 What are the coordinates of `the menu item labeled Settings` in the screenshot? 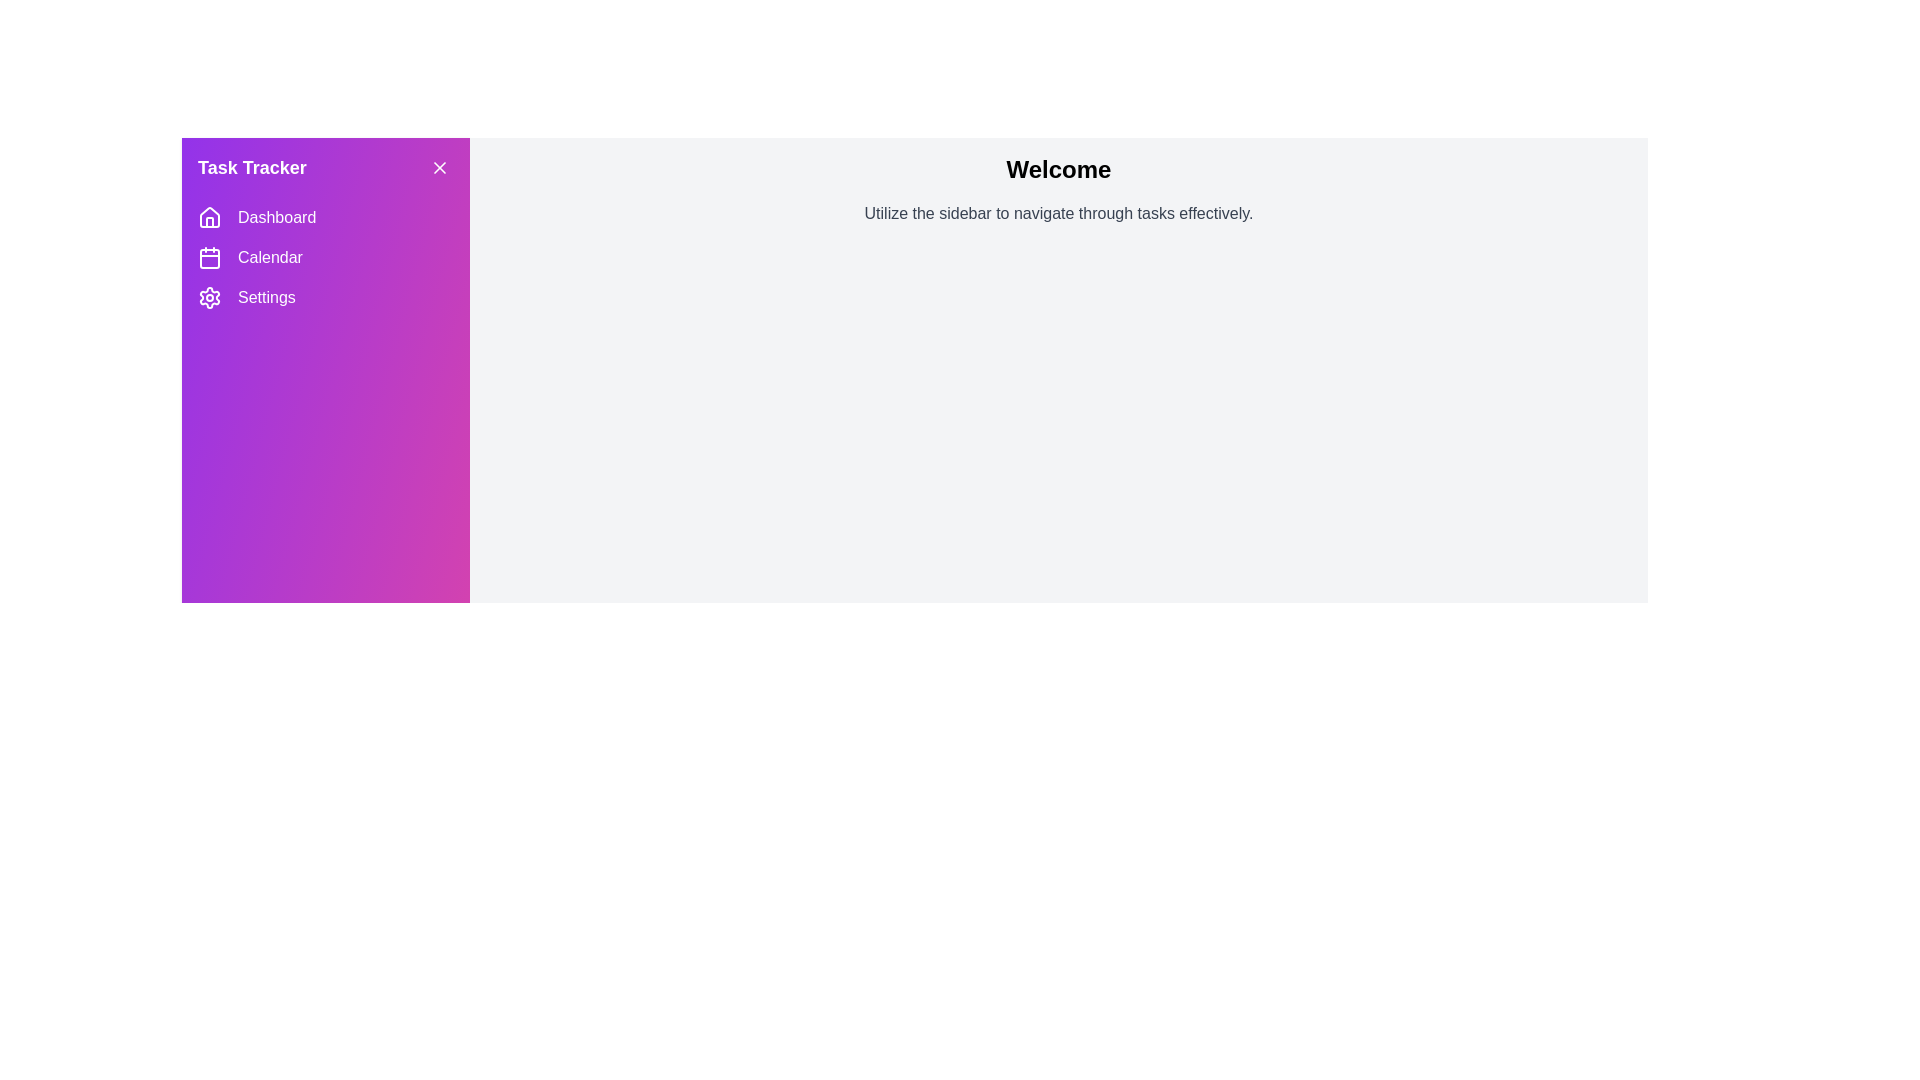 It's located at (326, 297).